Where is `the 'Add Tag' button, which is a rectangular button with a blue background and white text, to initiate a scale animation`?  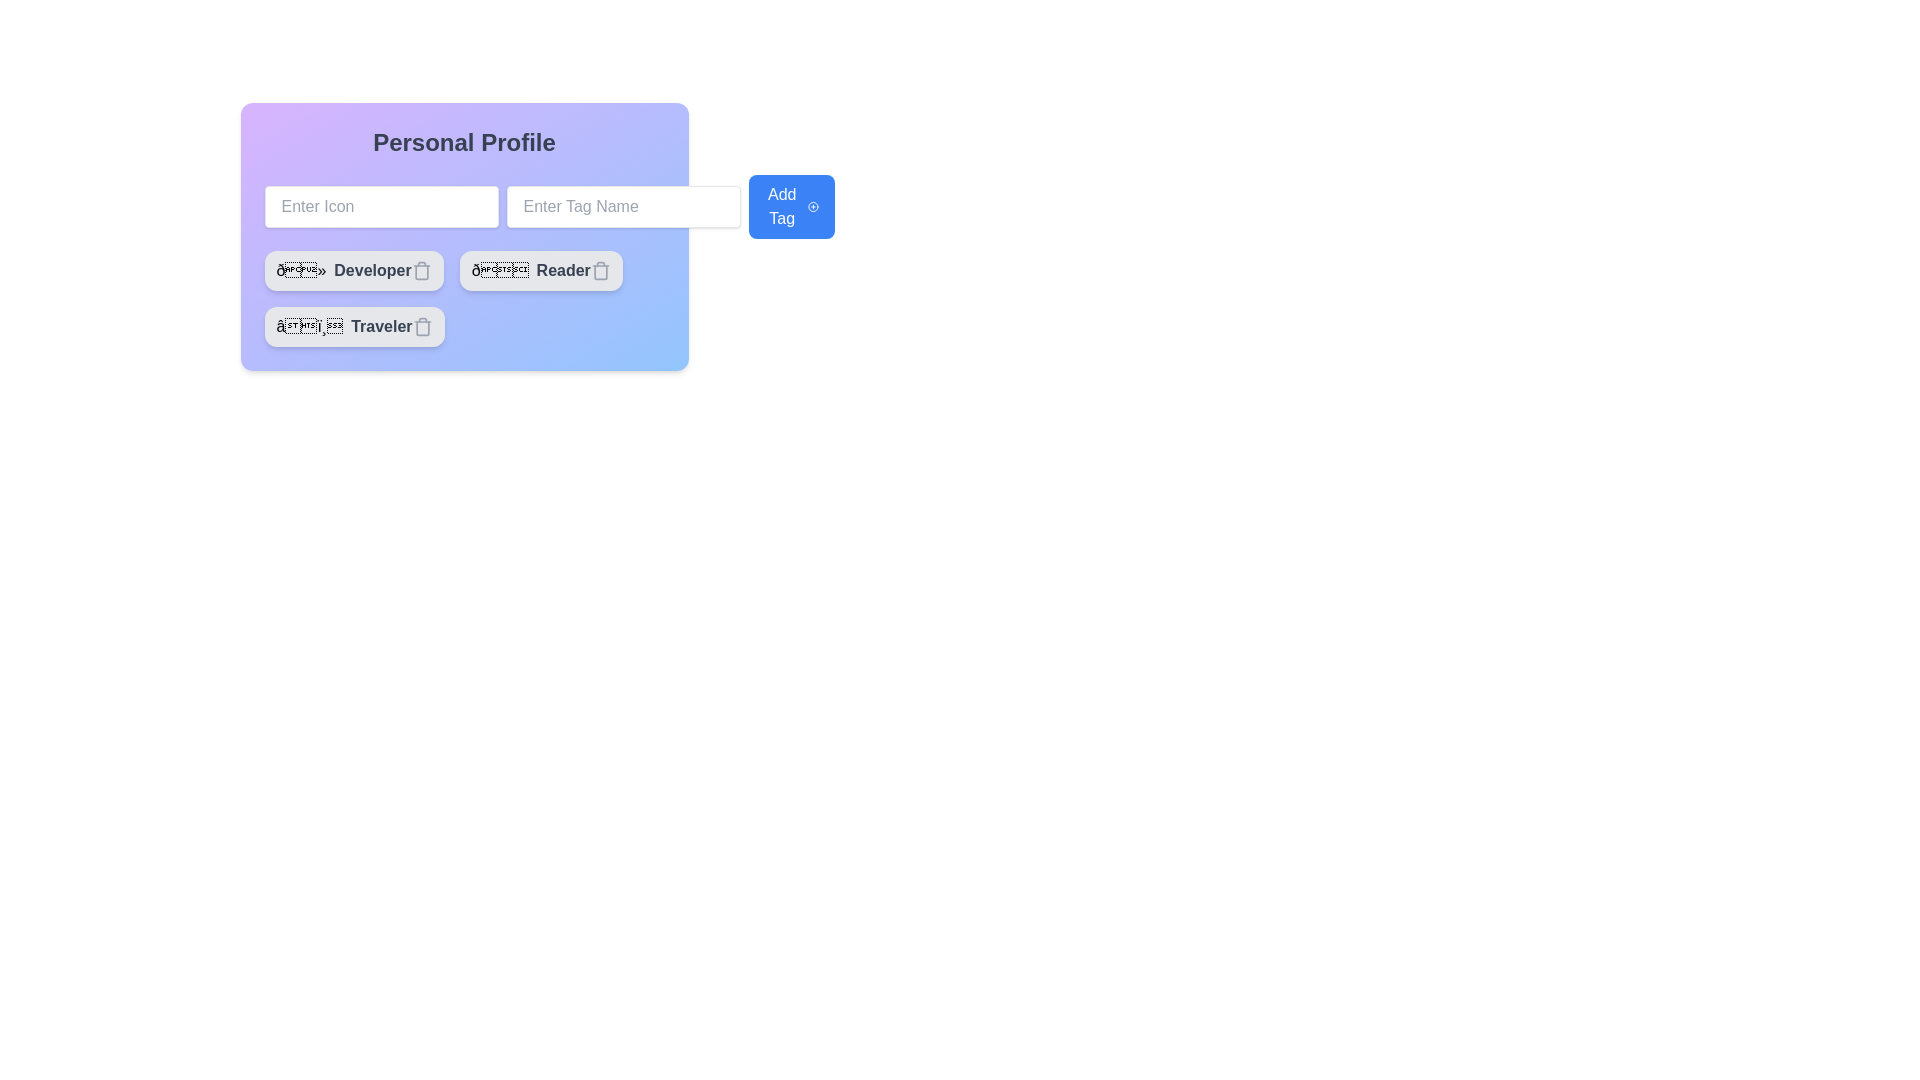 the 'Add Tag' button, which is a rectangular button with a blue background and white text, to initiate a scale animation is located at coordinates (790, 207).